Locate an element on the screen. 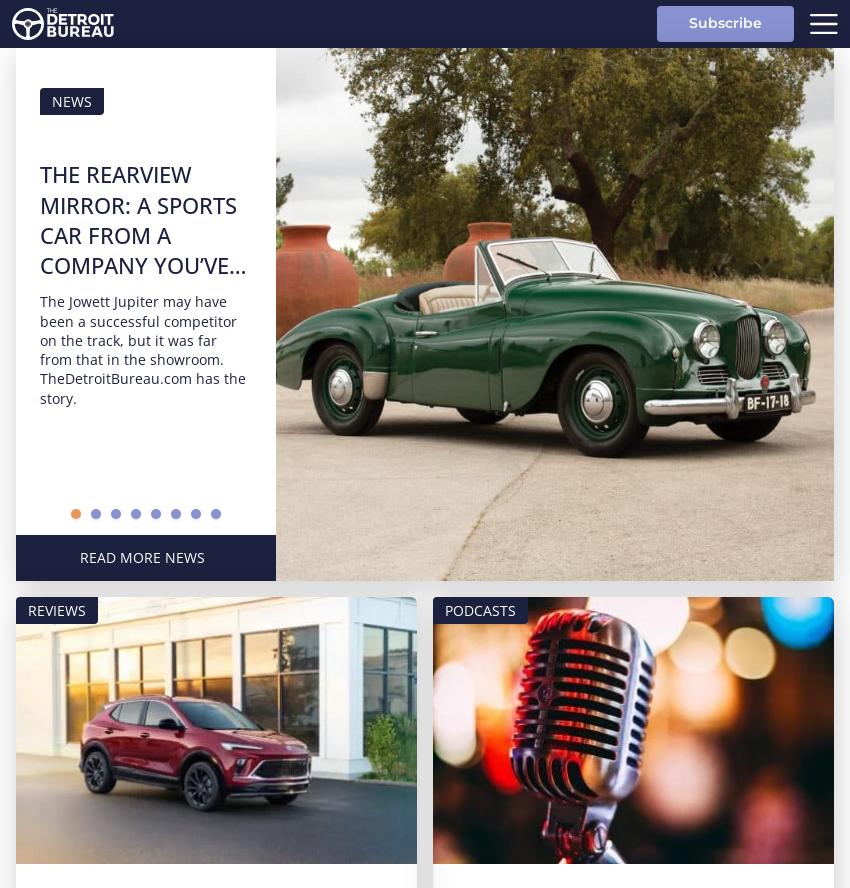 The width and height of the screenshot is (850, 888). 'Subscribe' is located at coordinates (725, 22).